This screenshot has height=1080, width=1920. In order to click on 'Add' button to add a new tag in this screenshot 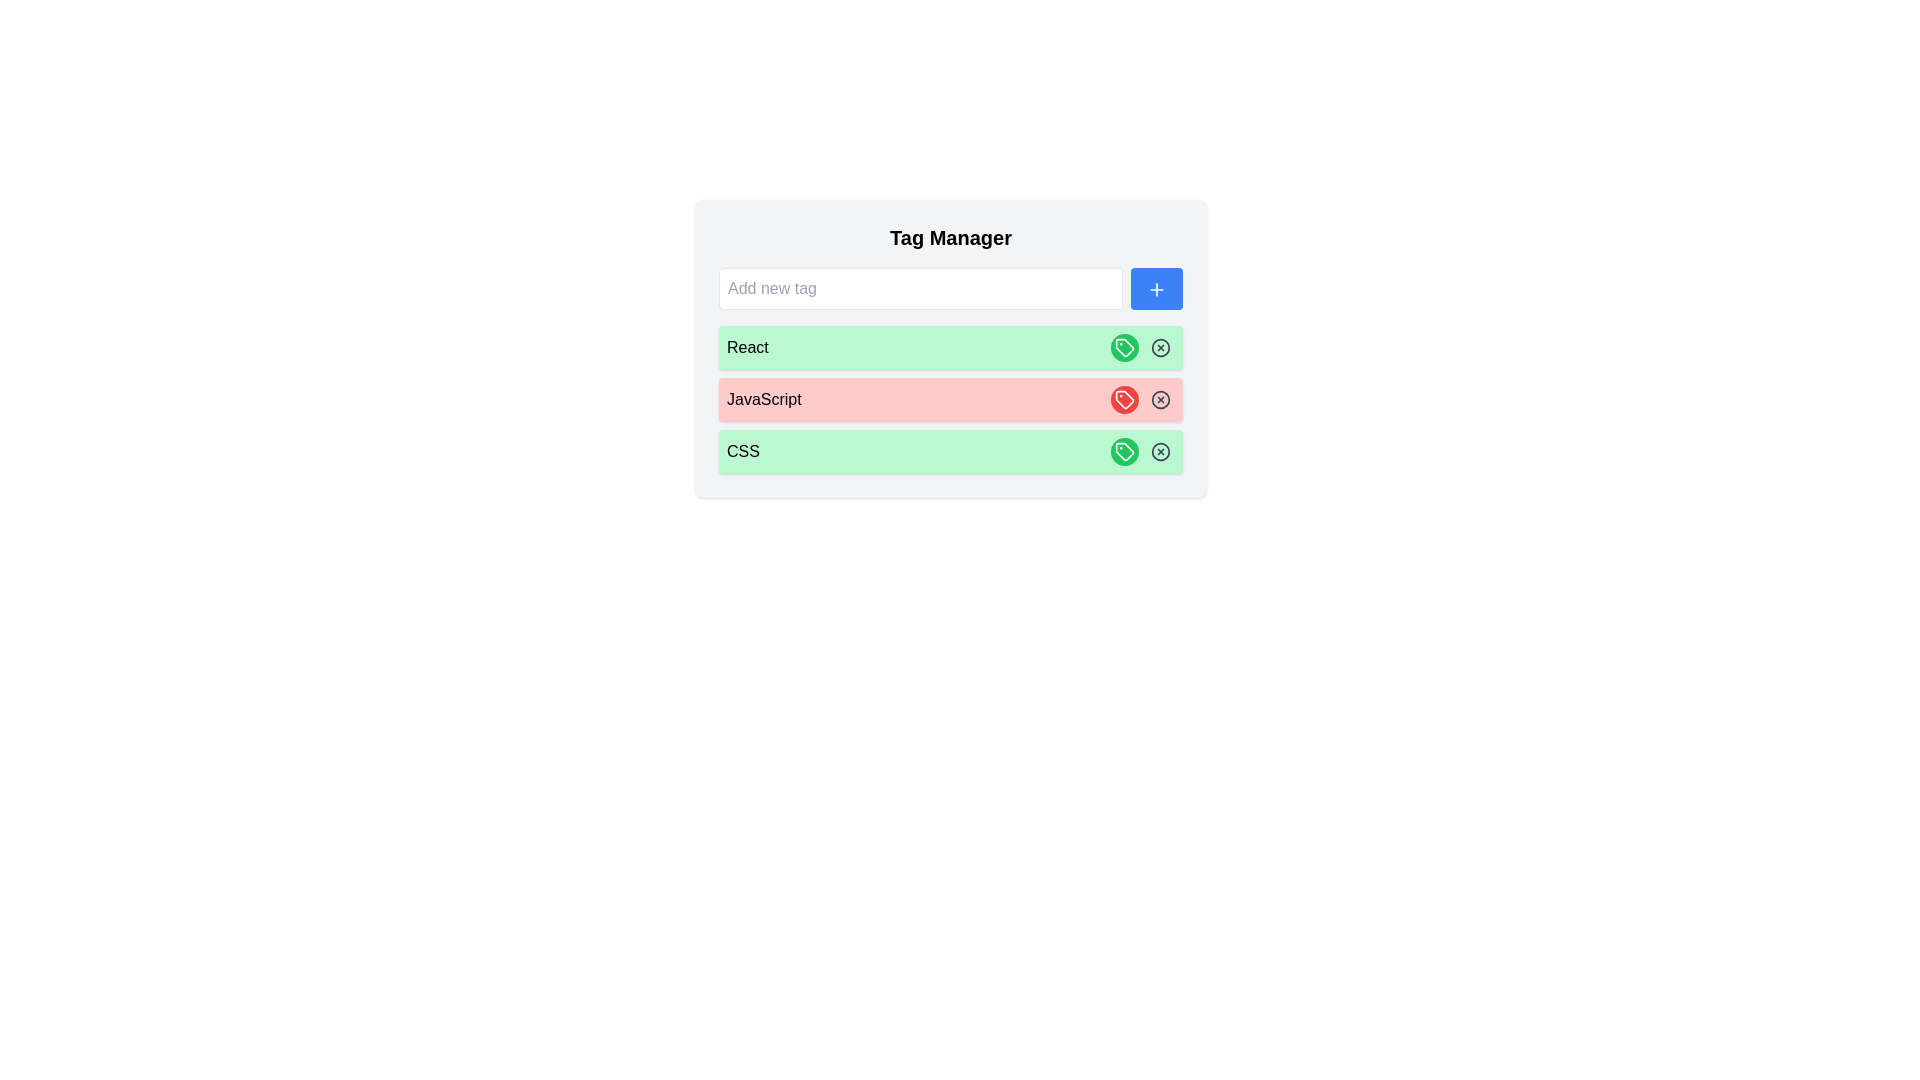, I will do `click(1156, 289)`.